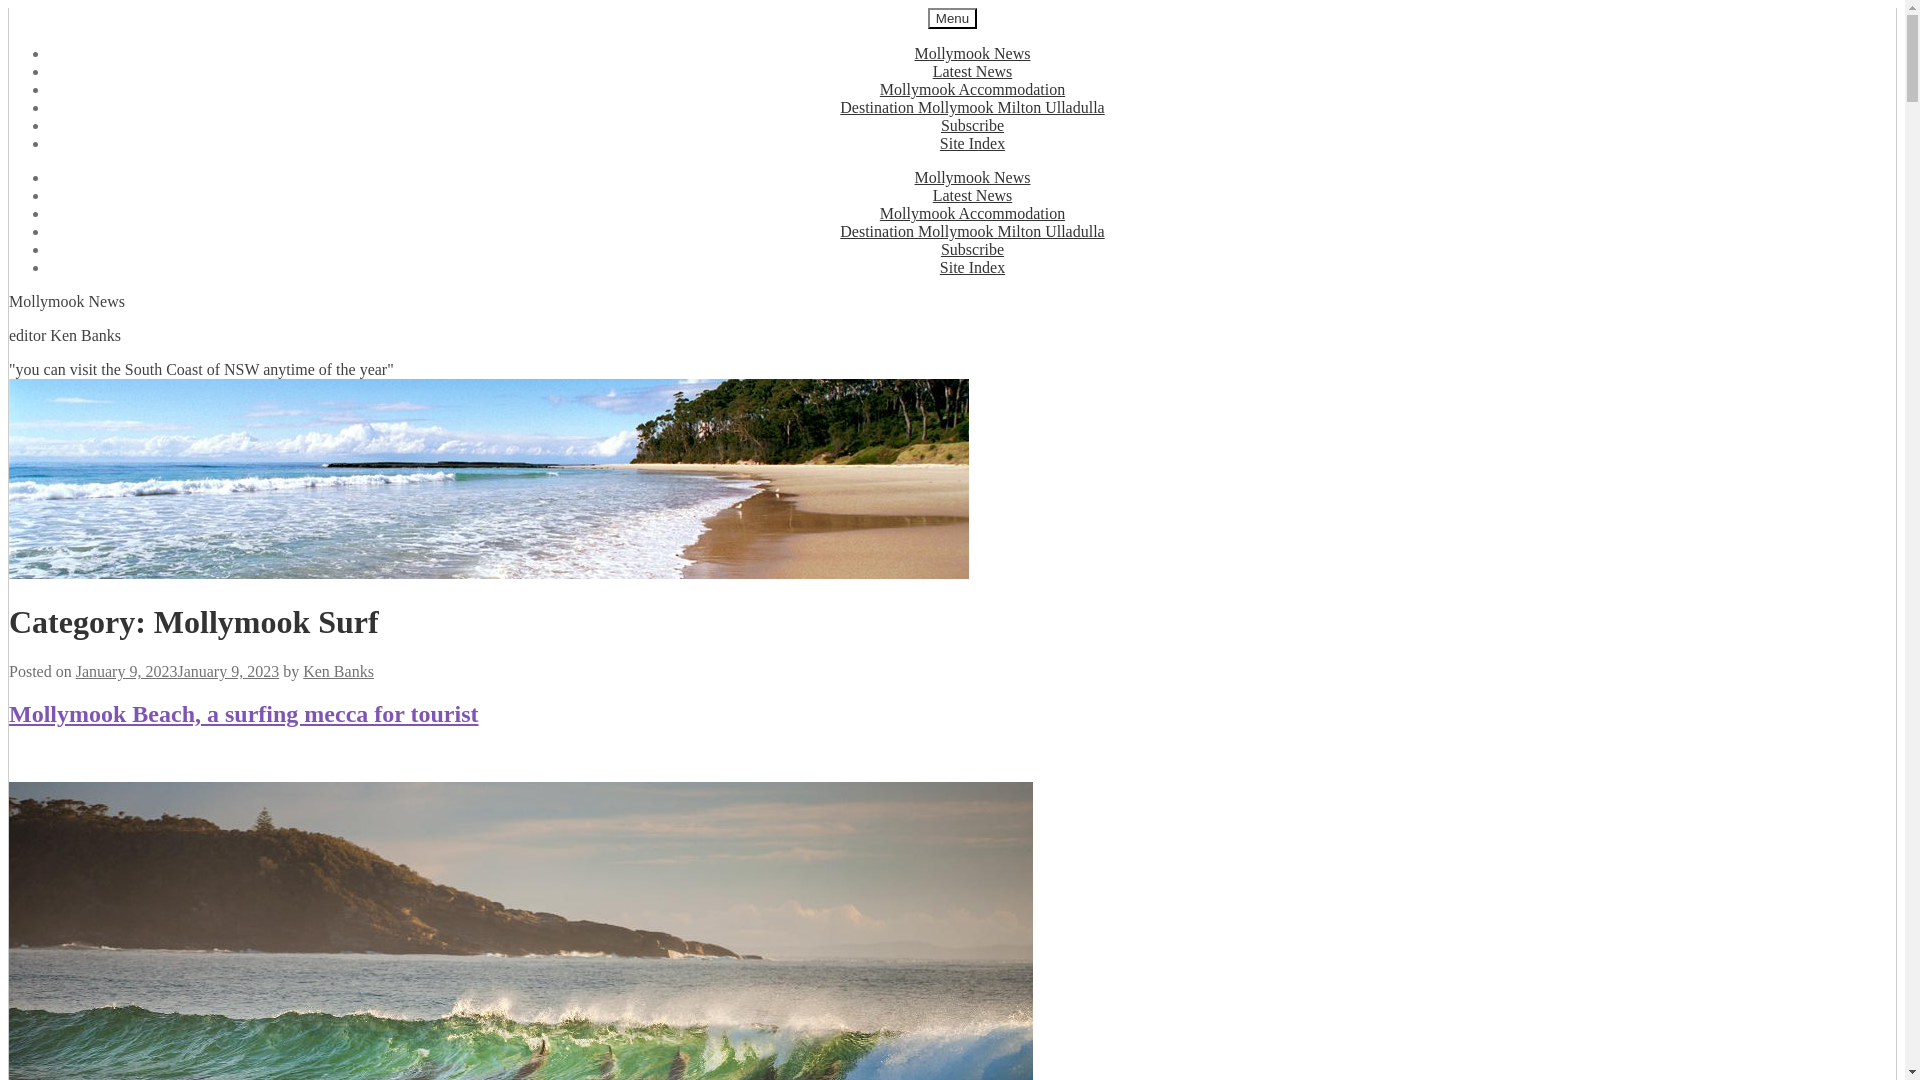 The width and height of the screenshot is (1920, 1080). I want to click on 'Destination Mollymook Milton Ulladulla', so click(971, 230).